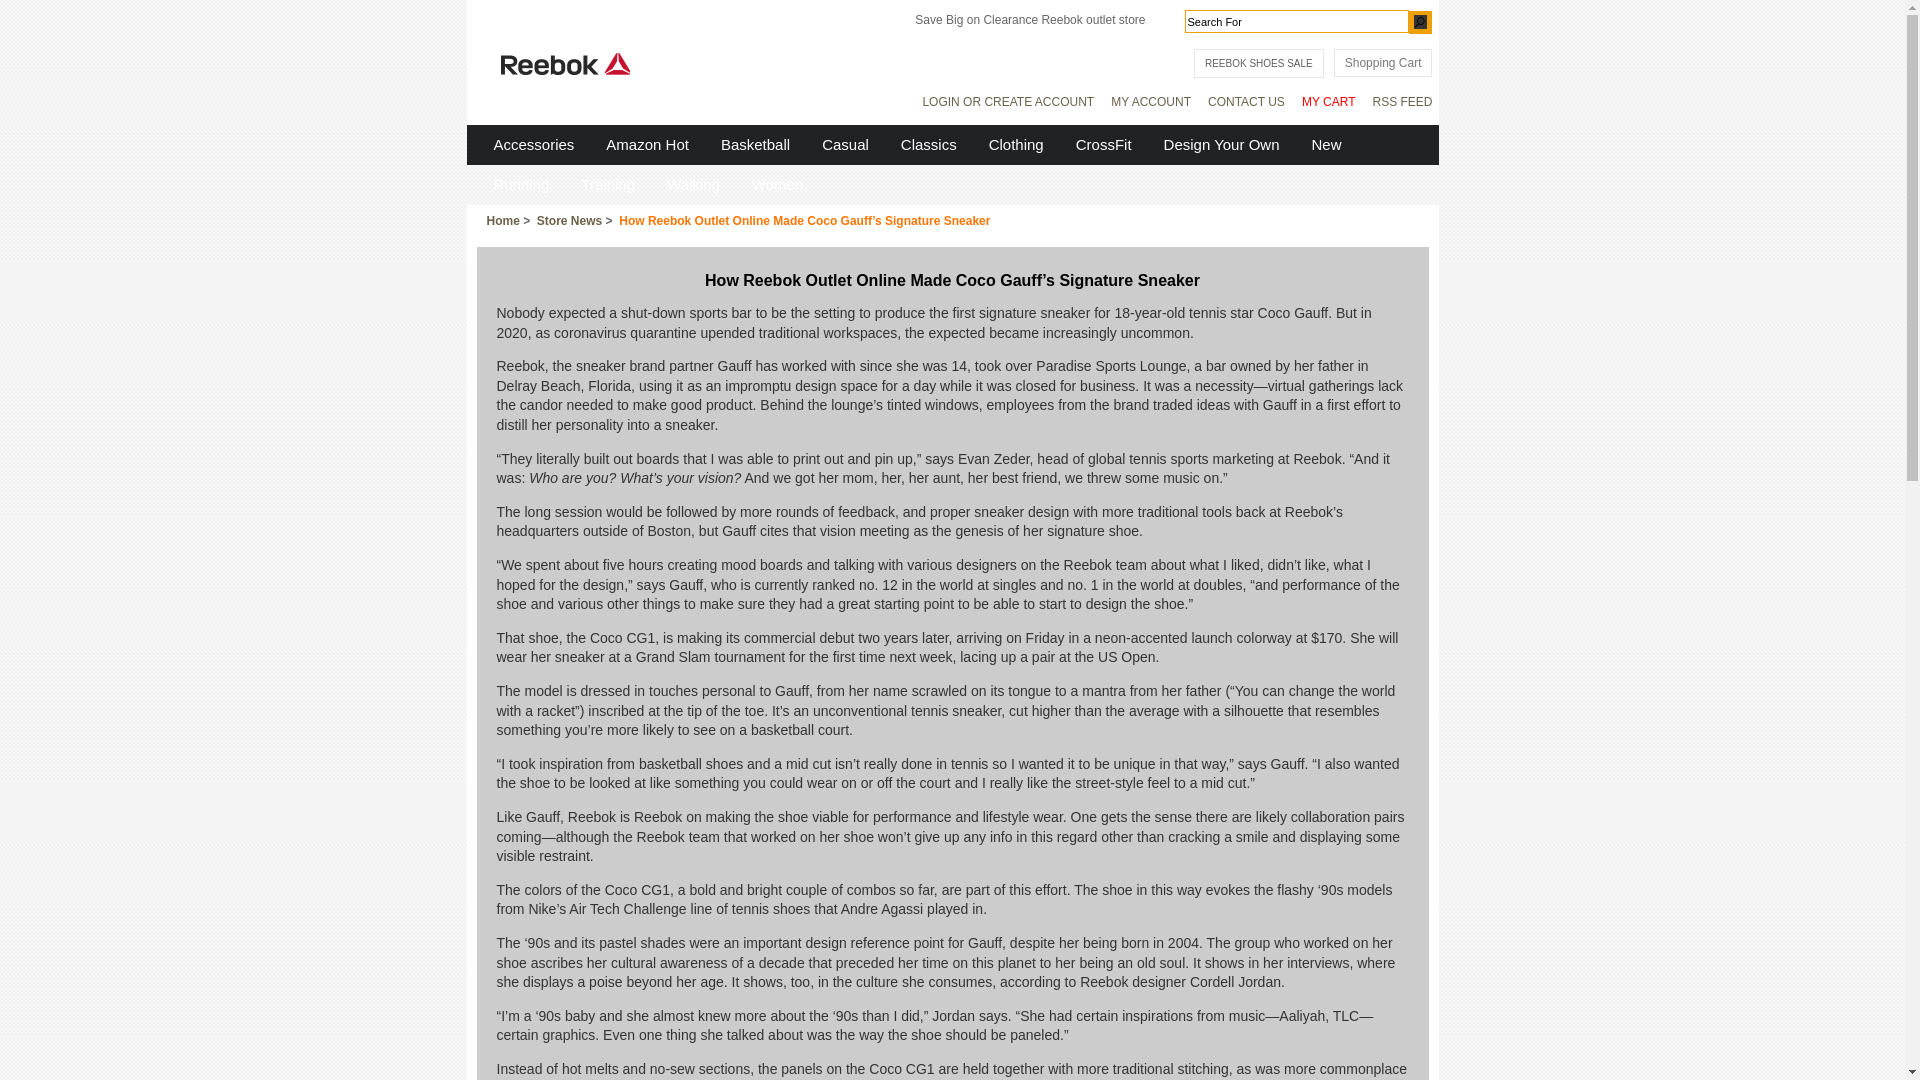 Image resolution: width=1920 pixels, height=1080 pixels. I want to click on ' Reebok Outlet Online ', so click(564, 63).